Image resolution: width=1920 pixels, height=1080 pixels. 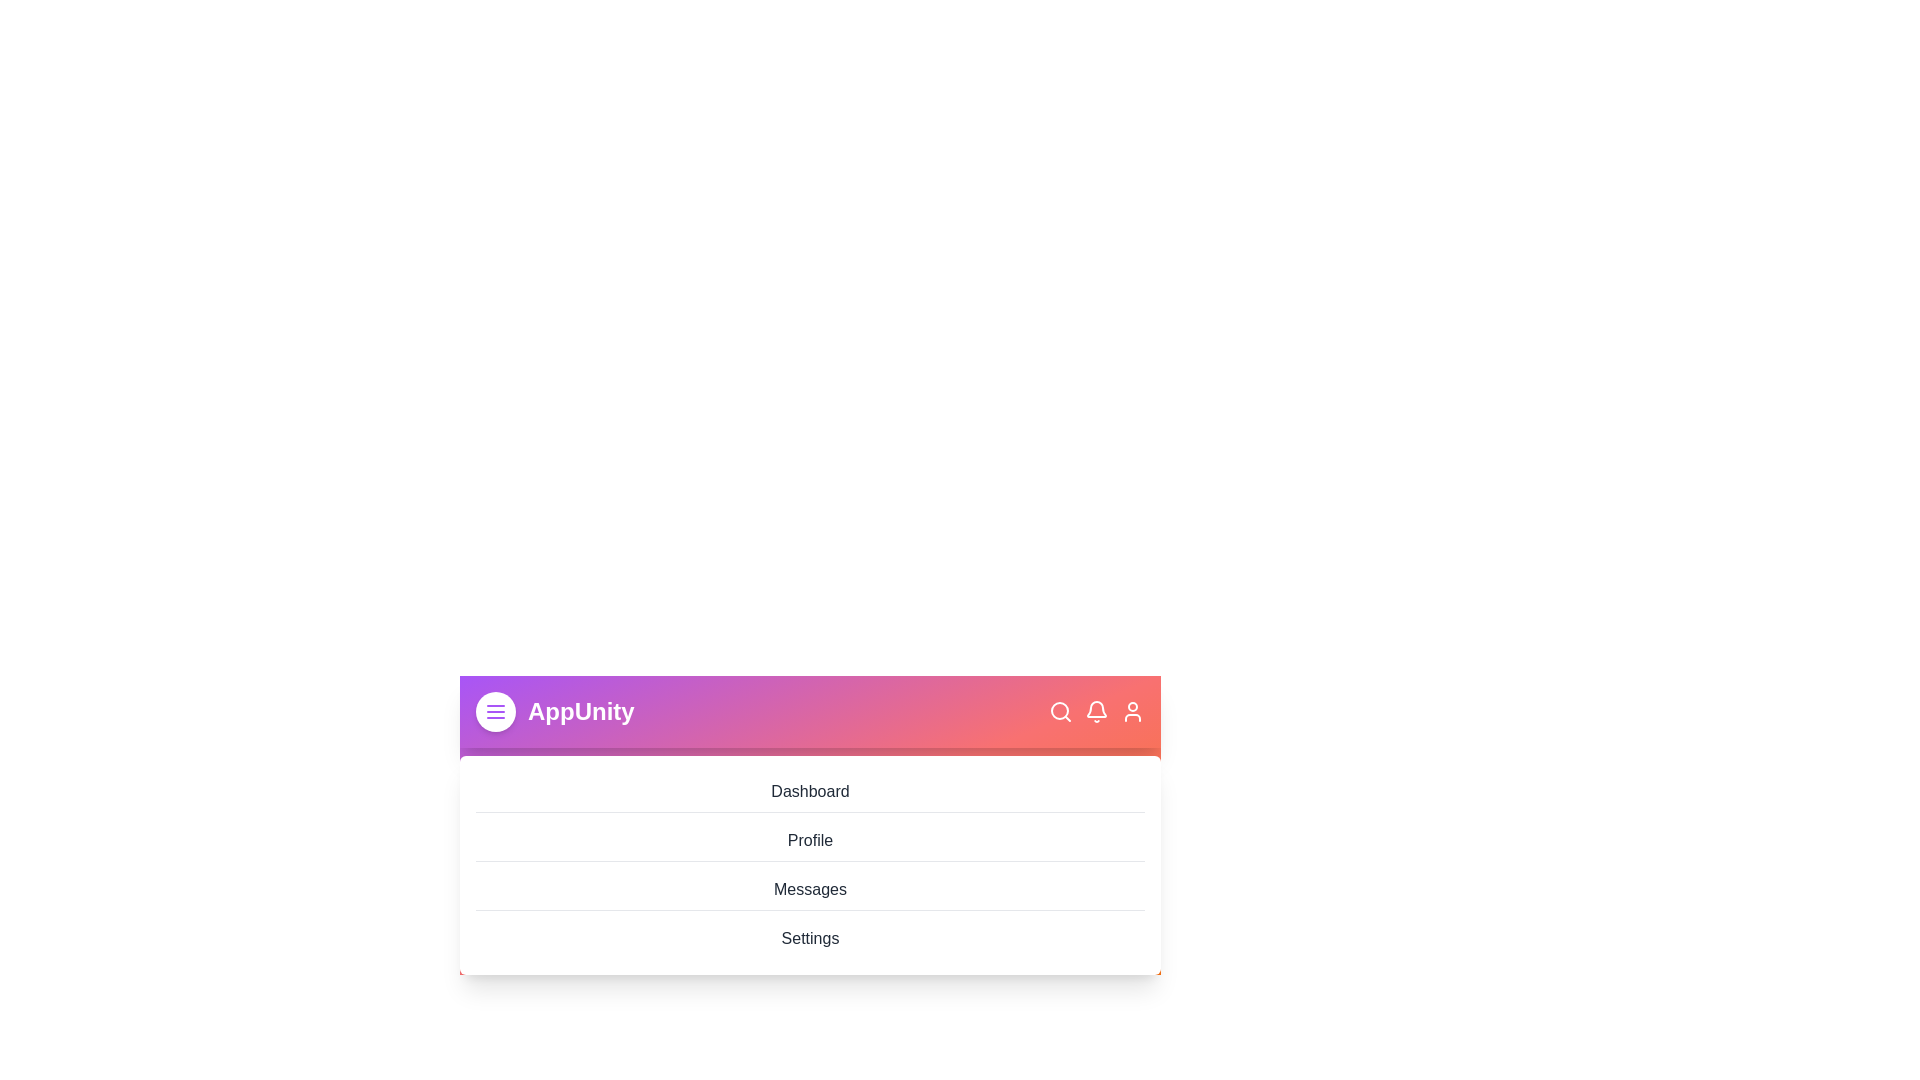 What do you see at coordinates (1096, 711) in the screenshot?
I see `the specified icon: notifications` at bounding box center [1096, 711].